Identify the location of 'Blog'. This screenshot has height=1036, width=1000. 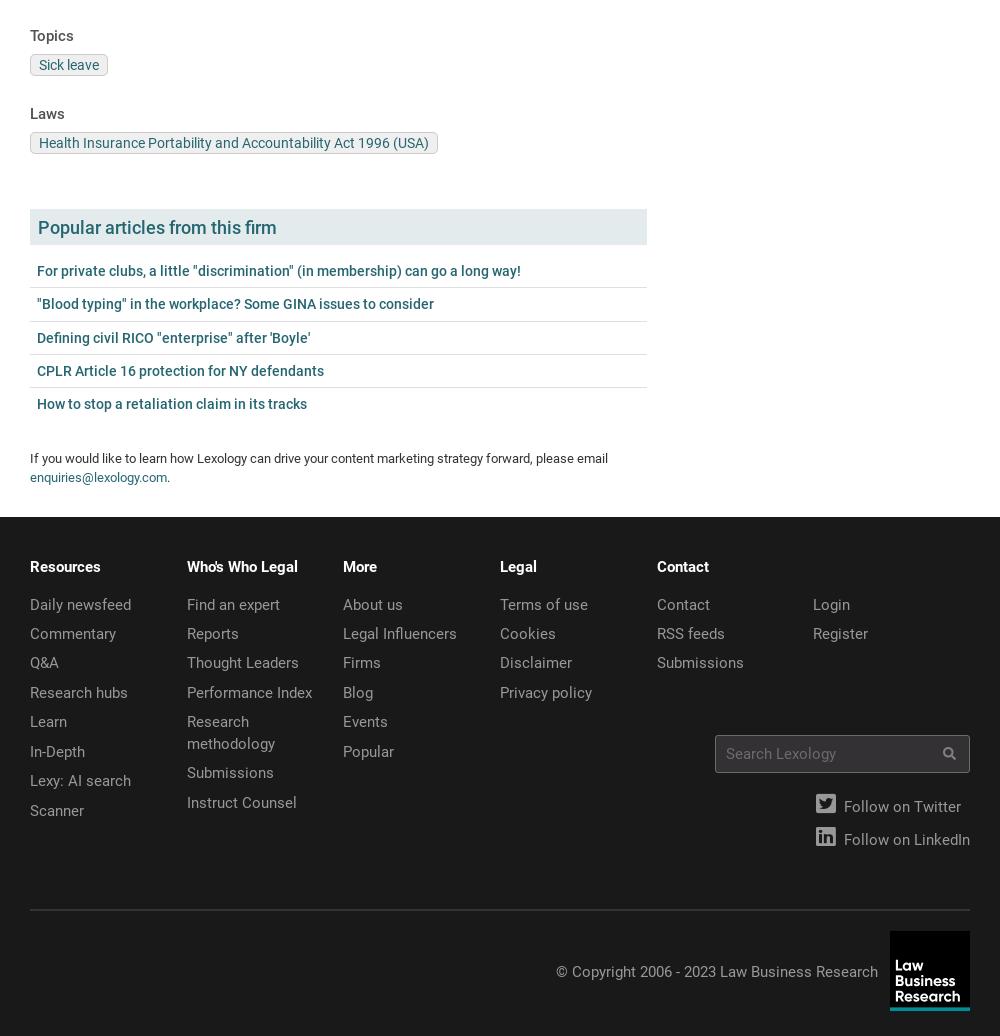
(342, 692).